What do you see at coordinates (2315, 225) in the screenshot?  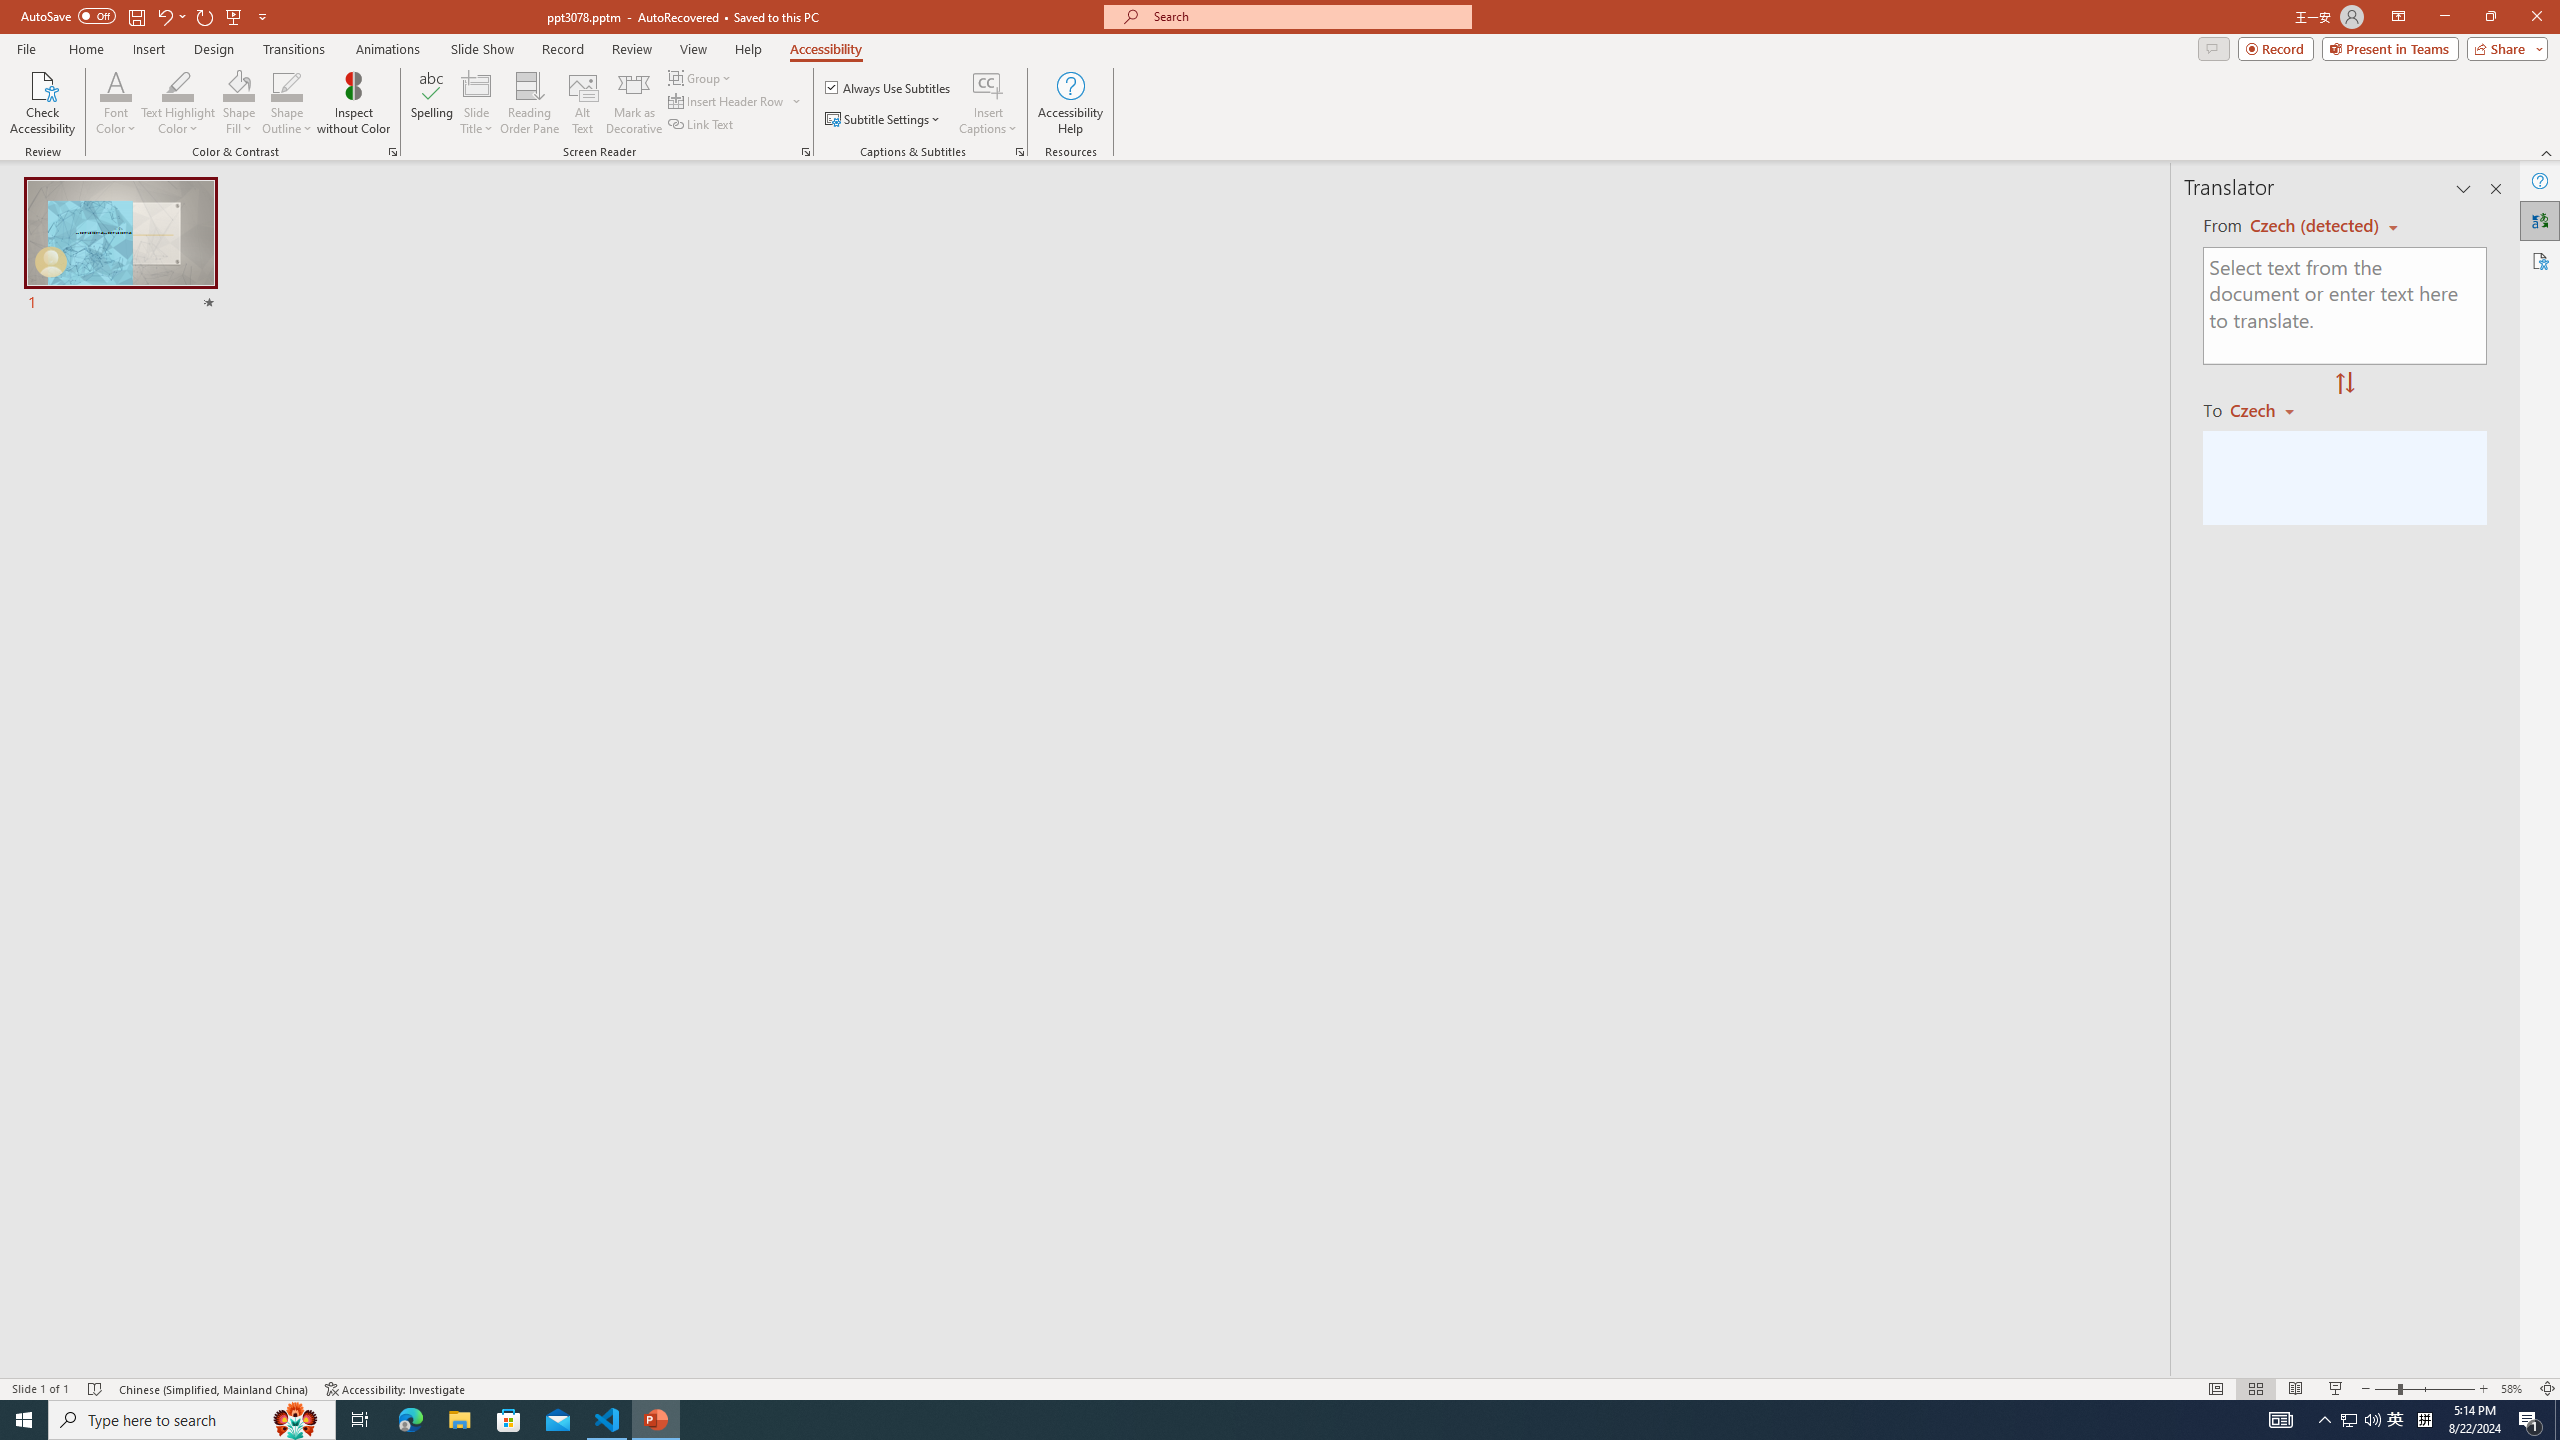 I see `'Czech (detected)'` at bounding box center [2315, 225].